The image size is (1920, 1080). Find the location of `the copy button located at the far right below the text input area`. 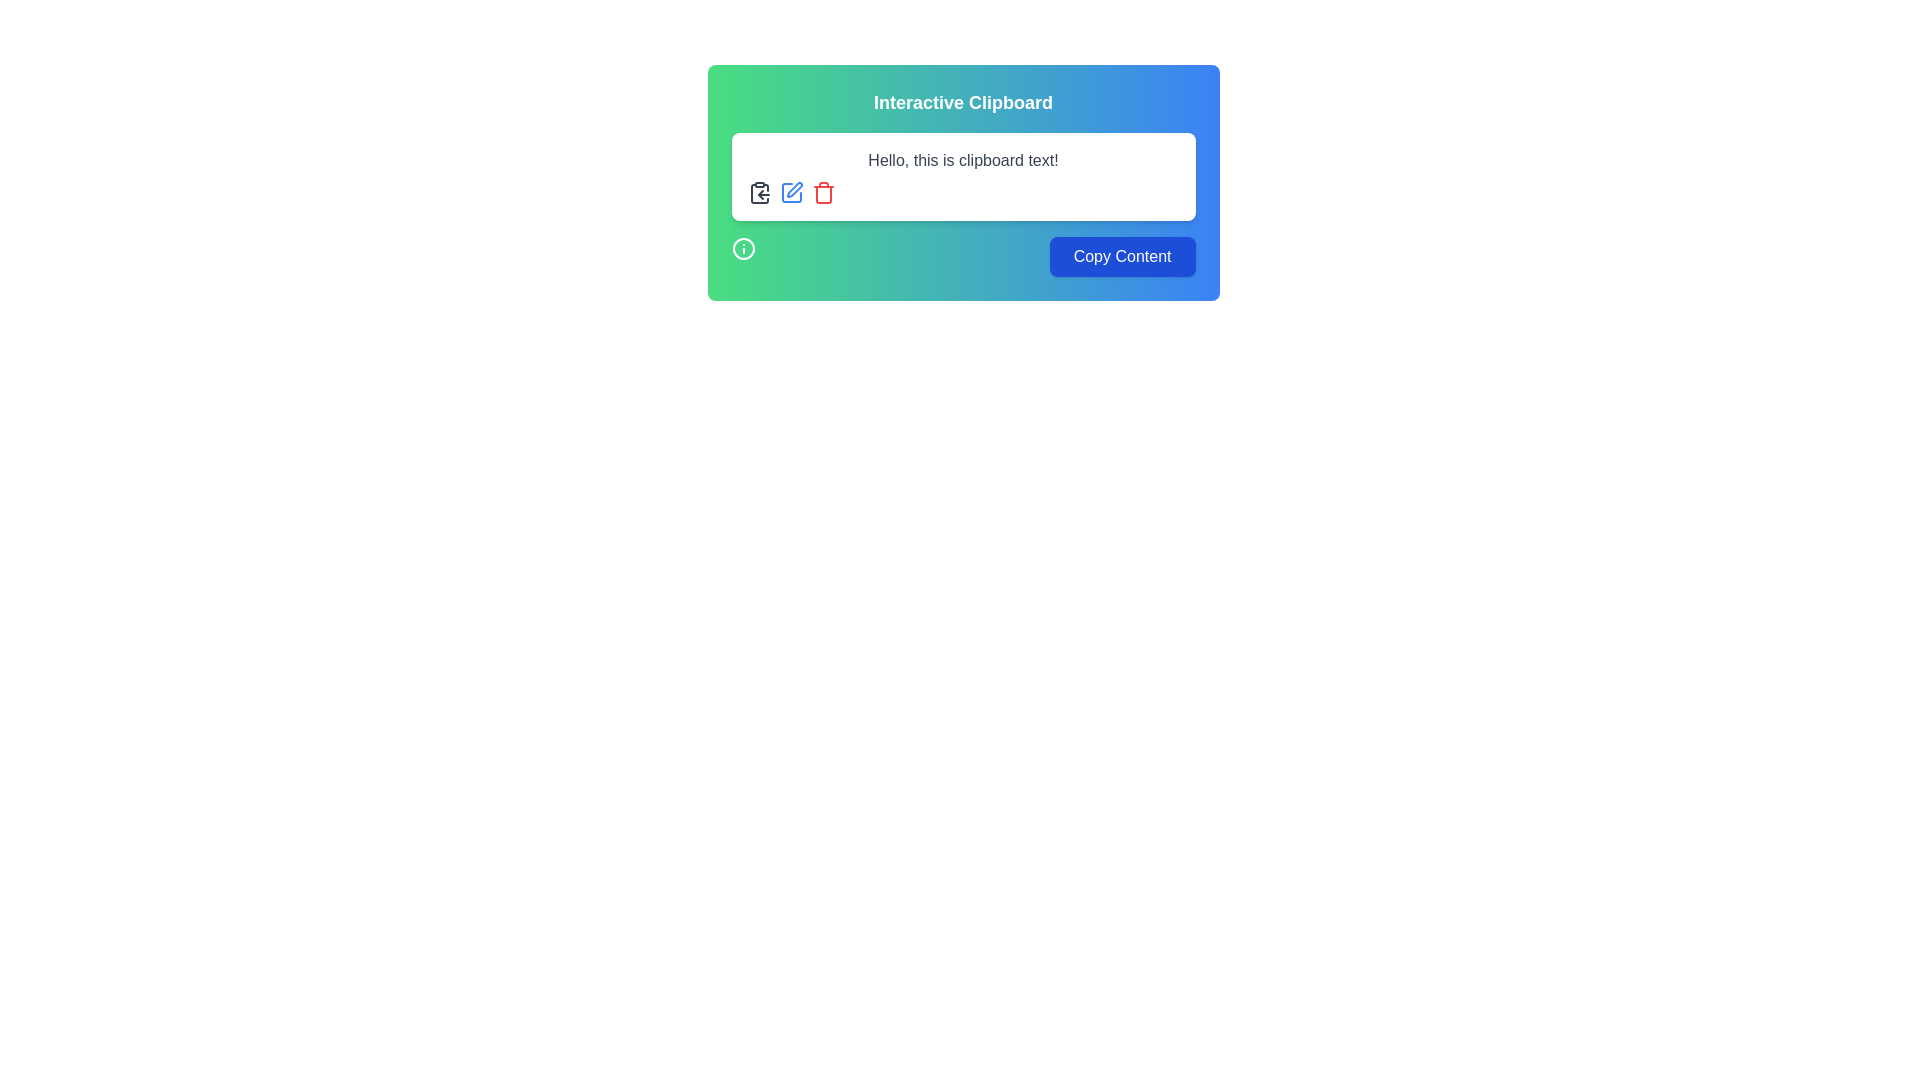

the copy button located at the far right below the text input area is located at coordinates (1122, 256).